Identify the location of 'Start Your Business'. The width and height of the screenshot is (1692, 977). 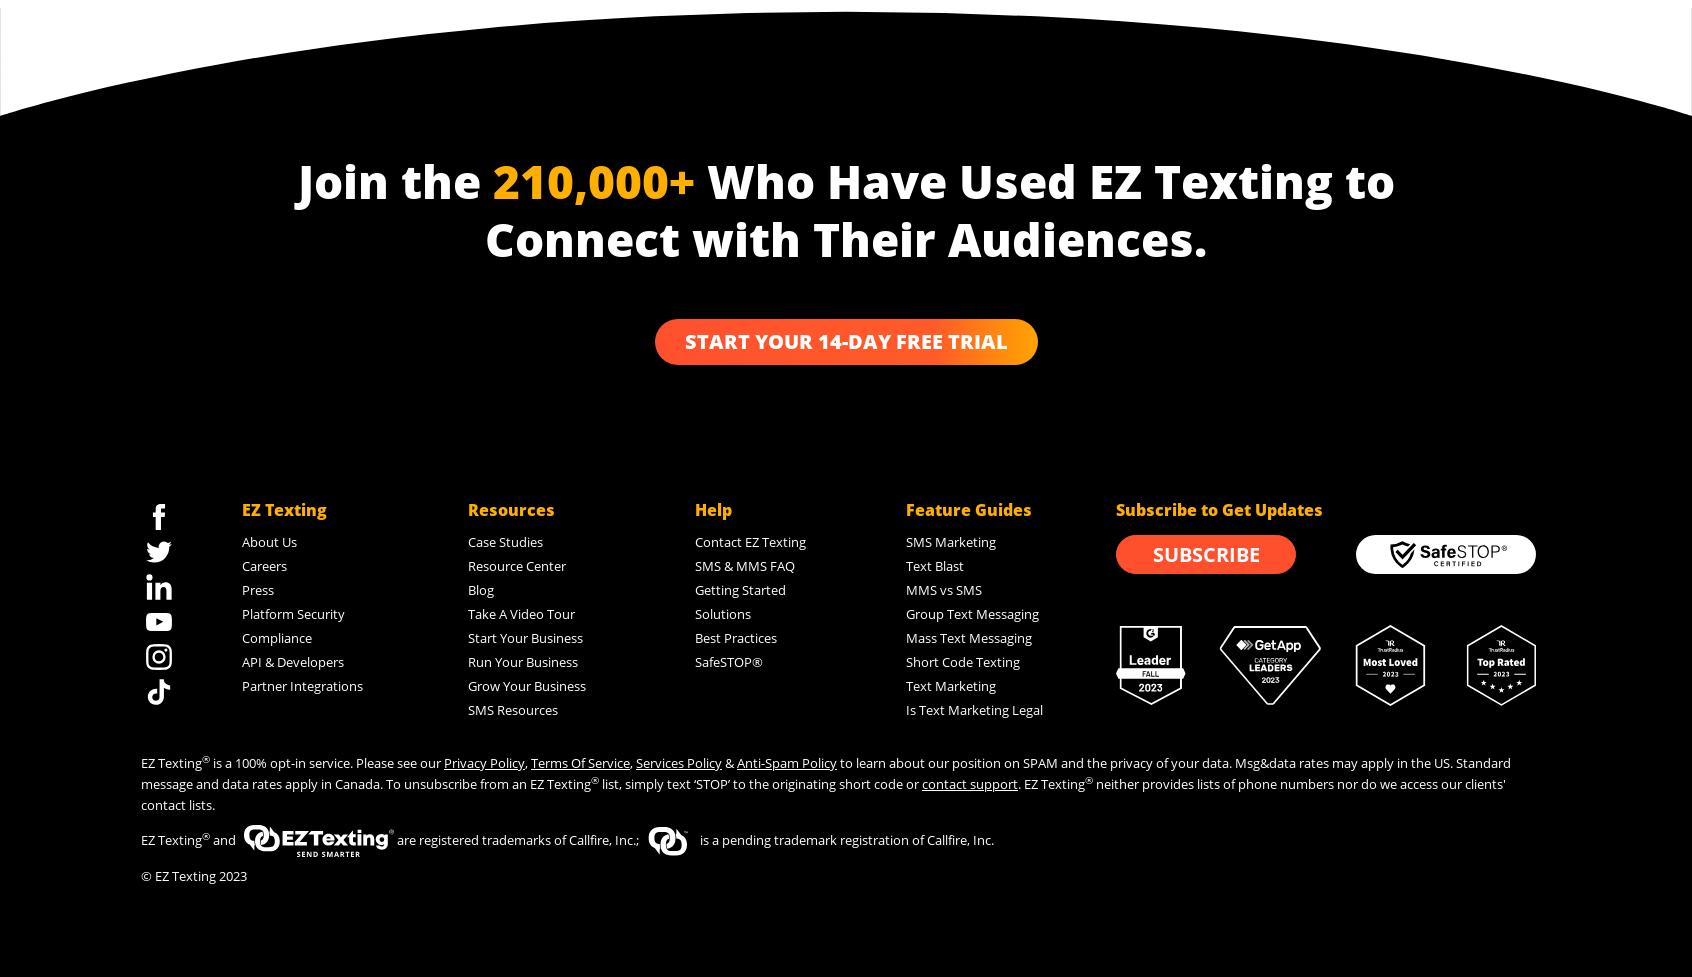
(524, 636).